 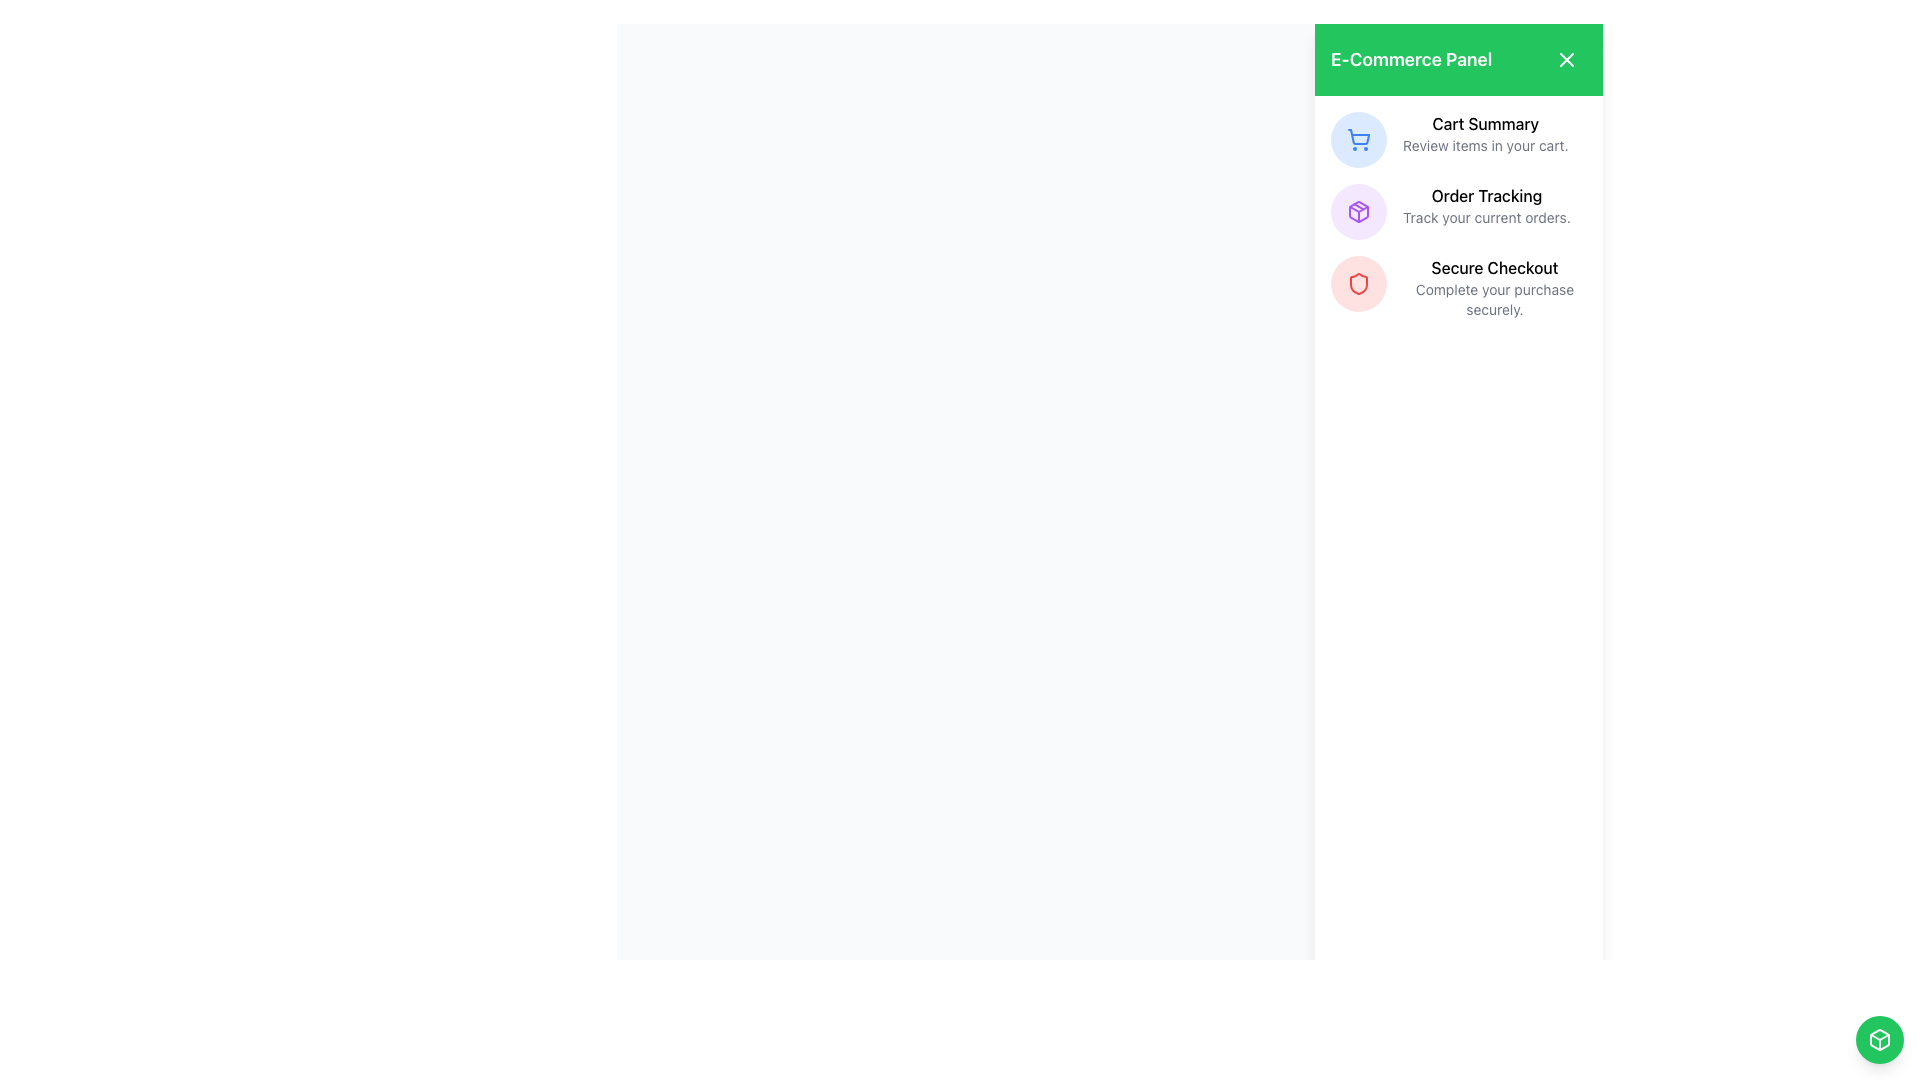 I want to click on text element 'Review items in your cart.' located beneath the 'Cart Summary' heading in the E-Commerce Panel, so click(x=1485, y=145).